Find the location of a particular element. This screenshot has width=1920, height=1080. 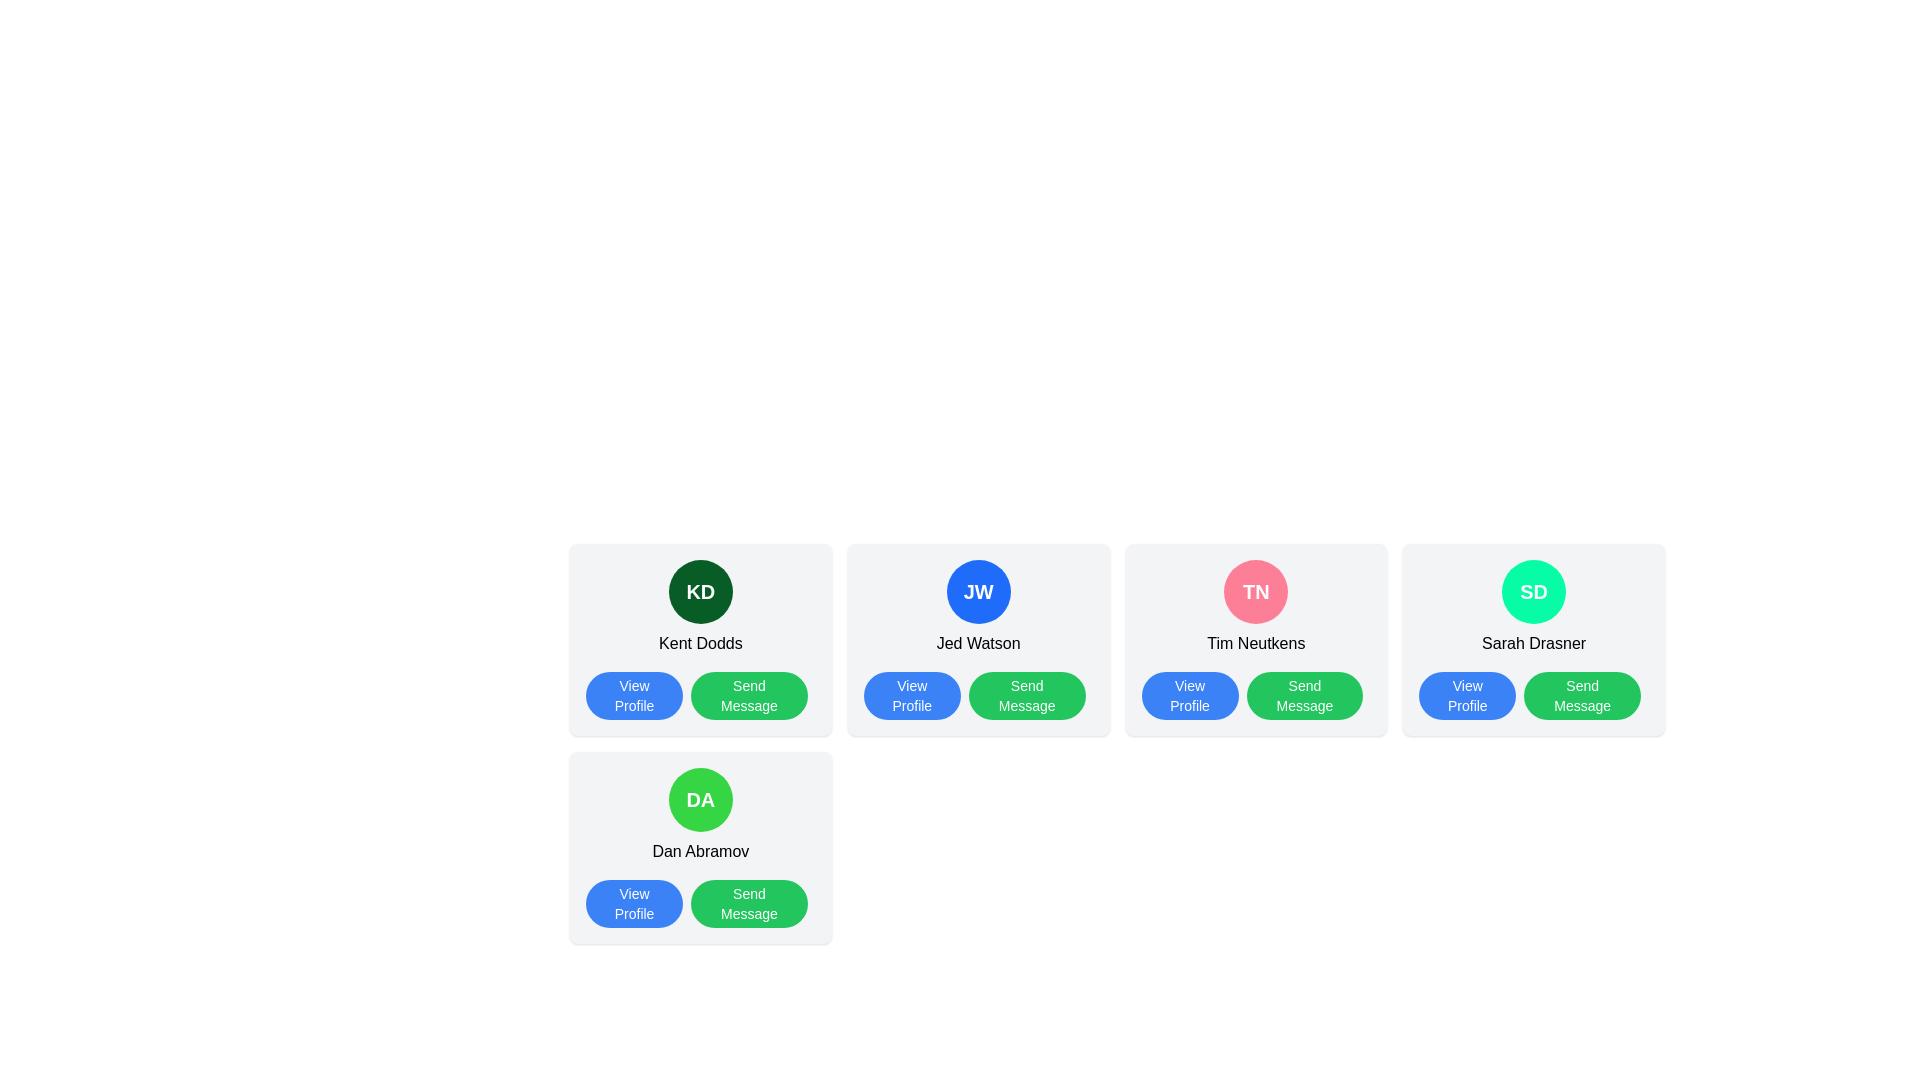

text label displaying the name 'Dan Abramov', which is centered within the card below the avatar and above the buttons is located at coordinates (700, 852).